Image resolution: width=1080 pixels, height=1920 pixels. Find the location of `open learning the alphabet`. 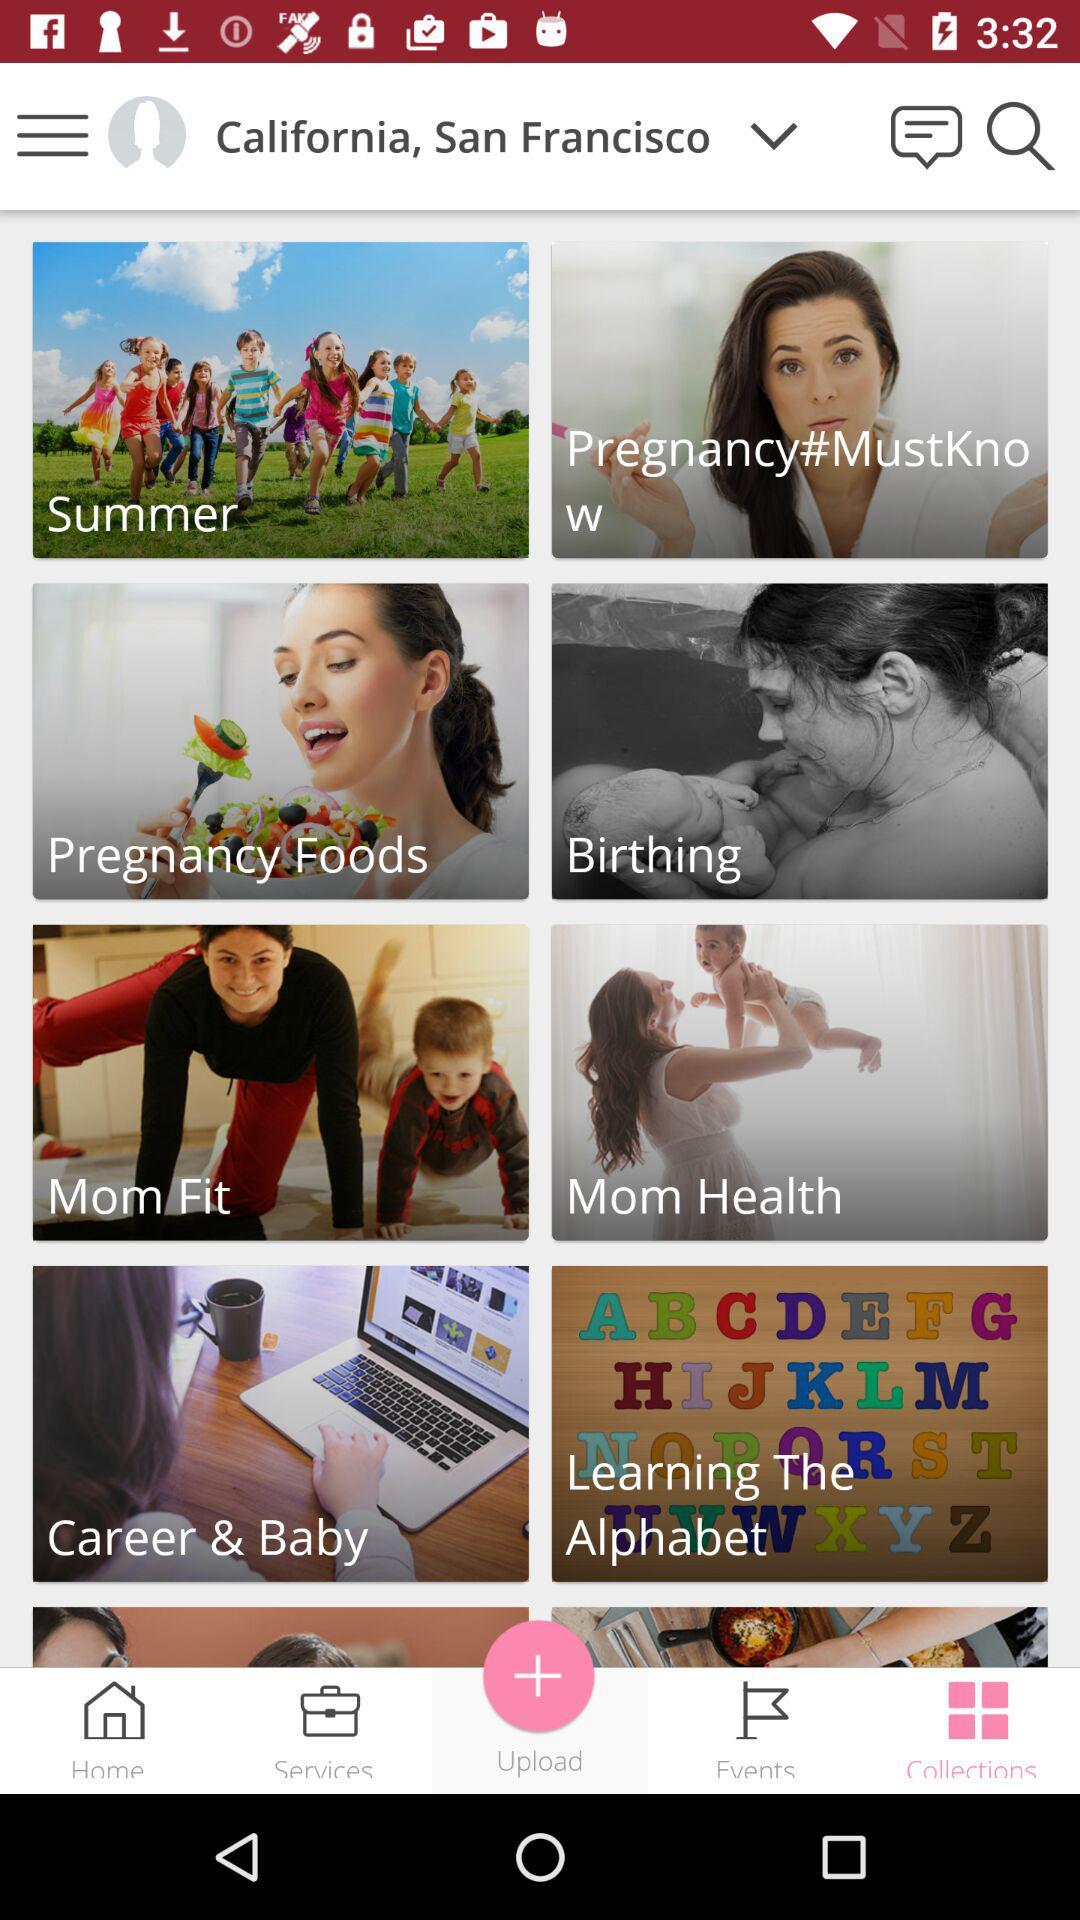

open learning the alphabet is located at coordinates (798, 1422).